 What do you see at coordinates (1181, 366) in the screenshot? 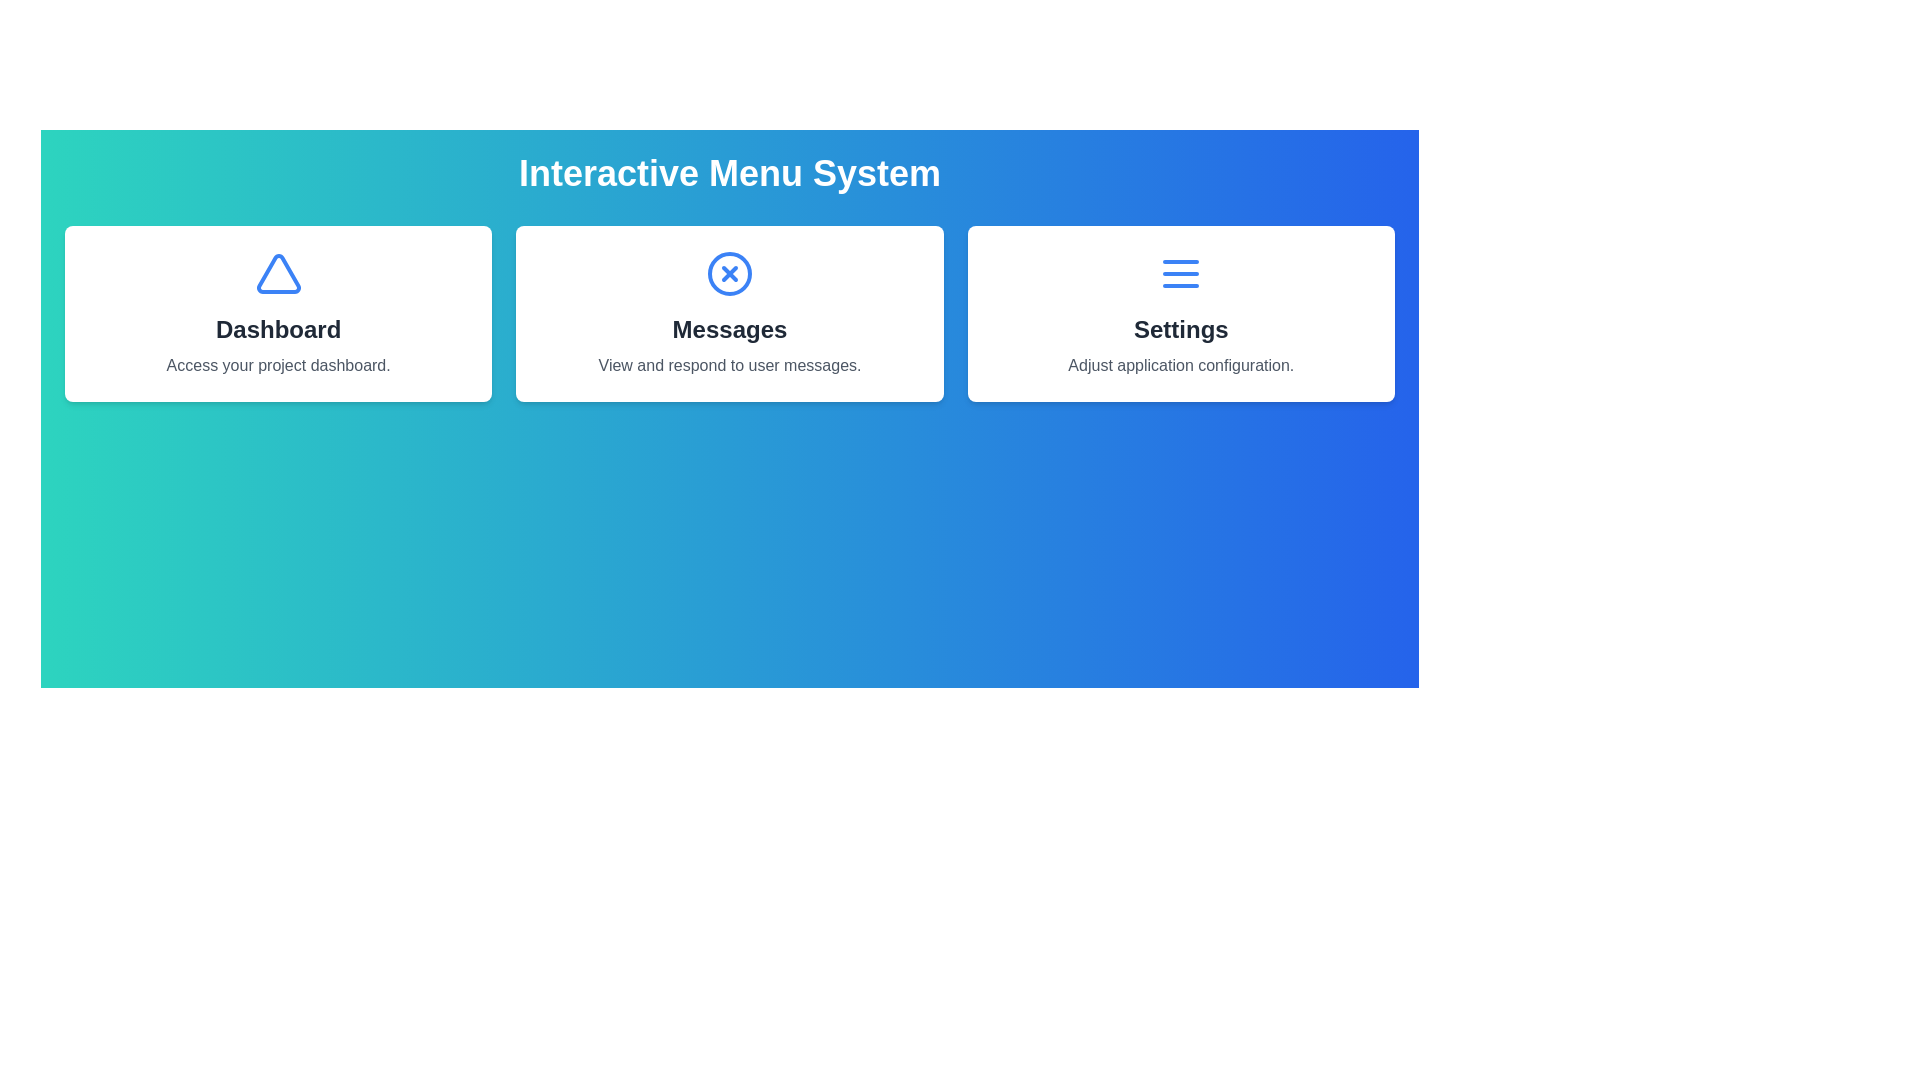
I see `the descriptive text label located beneath the 'Settings' heading, which provides additional information about the 'Settings' section` at bounding box center [1181, 366].